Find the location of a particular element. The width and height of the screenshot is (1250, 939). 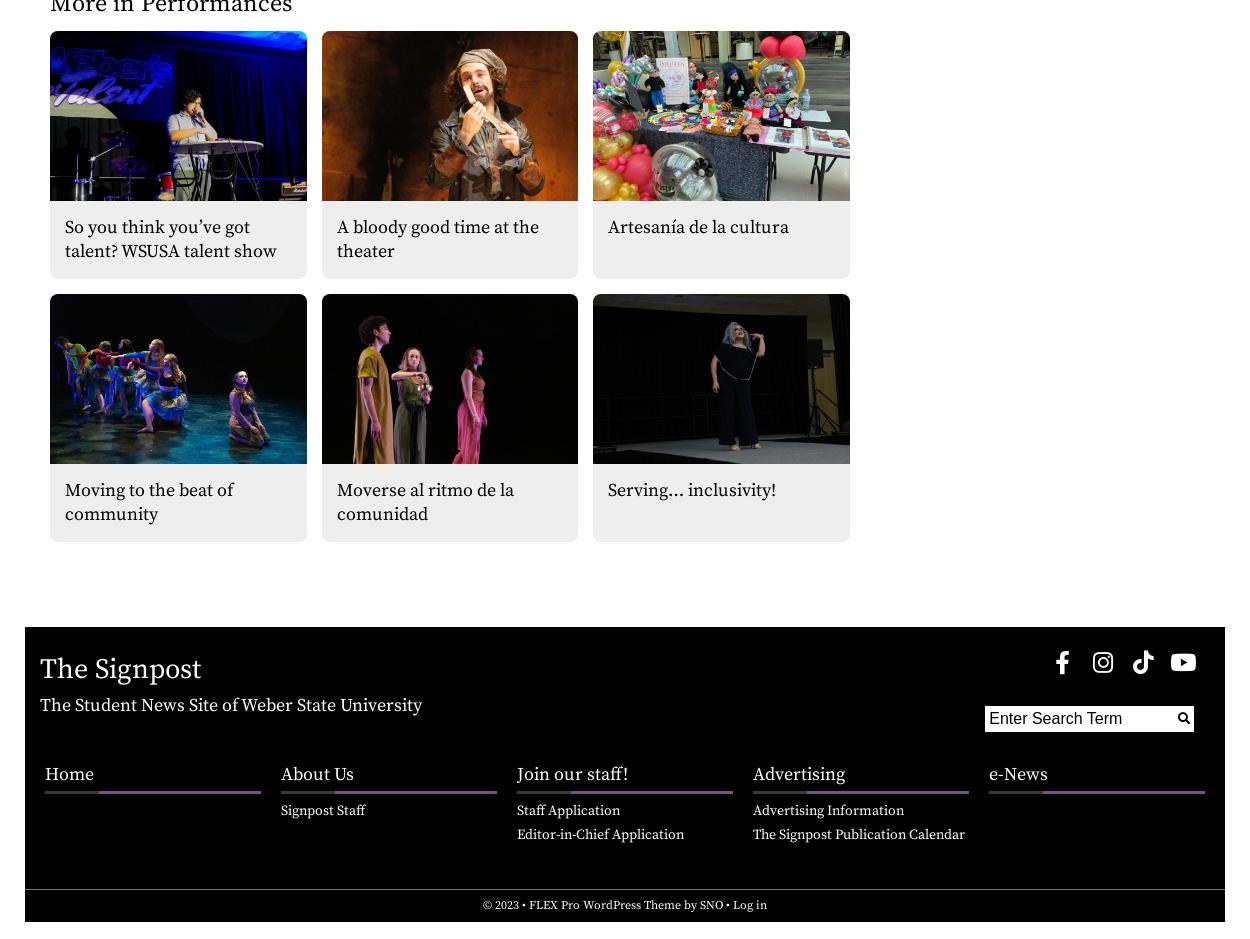

'FLEX Pro WordPress Theme' is located at coordinates (604, 904).